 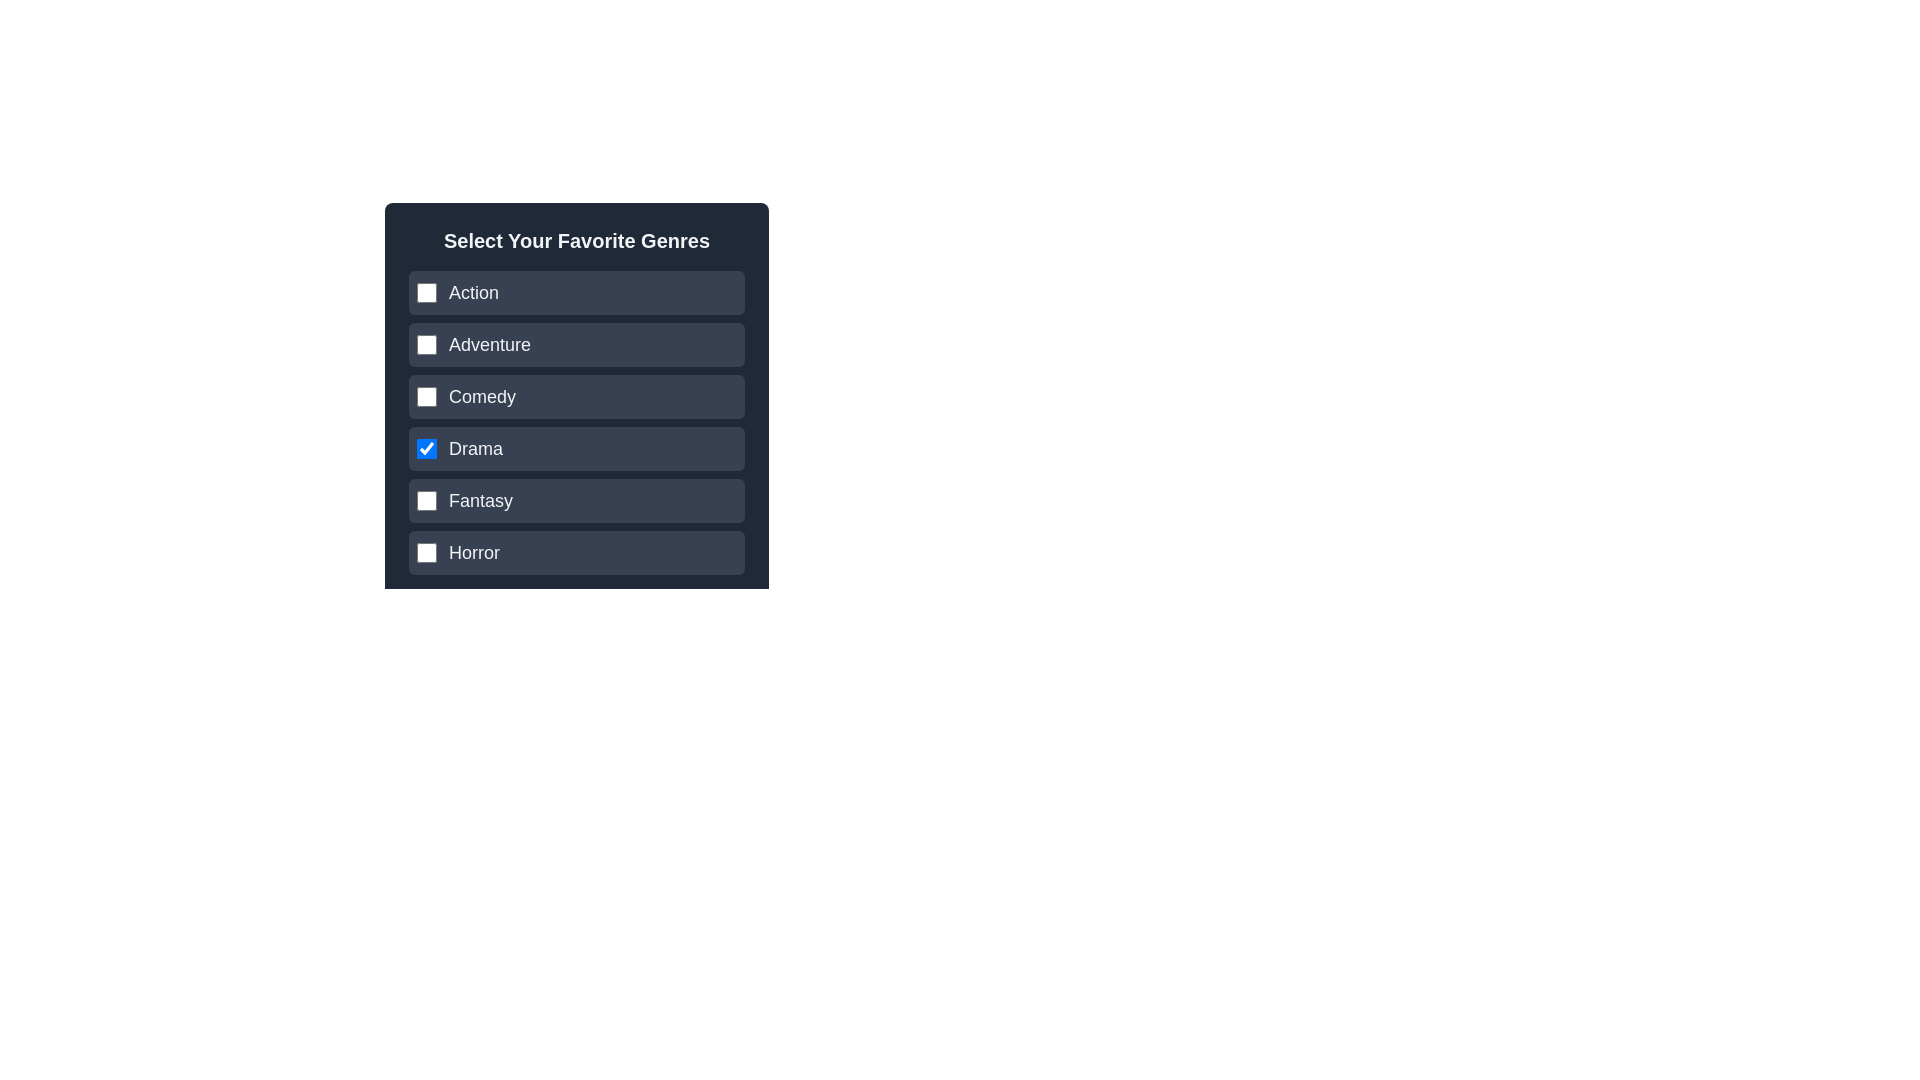 What do you see at coordinates (473, 293) in the screenshot?
I see `the label that indicates the purpose of the checkbox for selecting the 'Action' genre, located to the right of the checkbox in the 'Select Your Favorite Genres' list` at bounding box center [473, 293].